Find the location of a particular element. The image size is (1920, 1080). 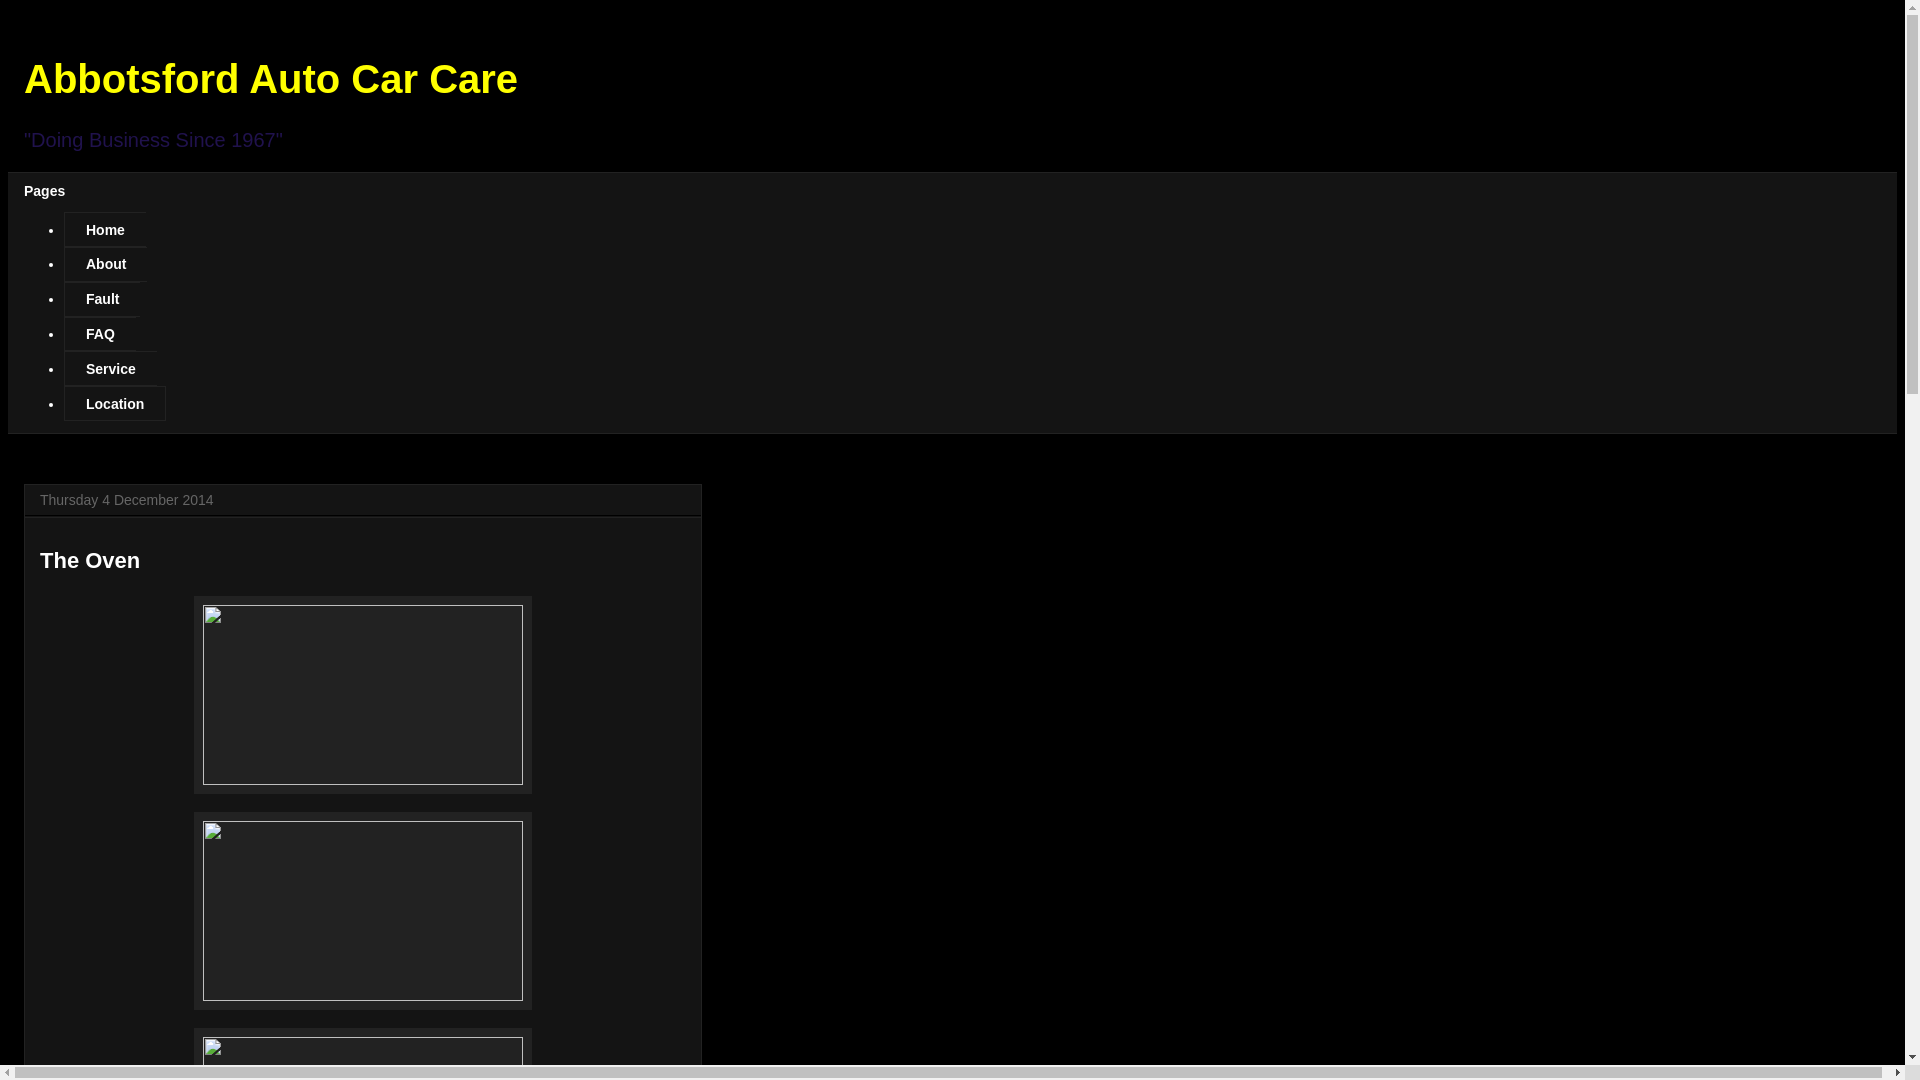

'Home' is located at coordinates (104, 228).